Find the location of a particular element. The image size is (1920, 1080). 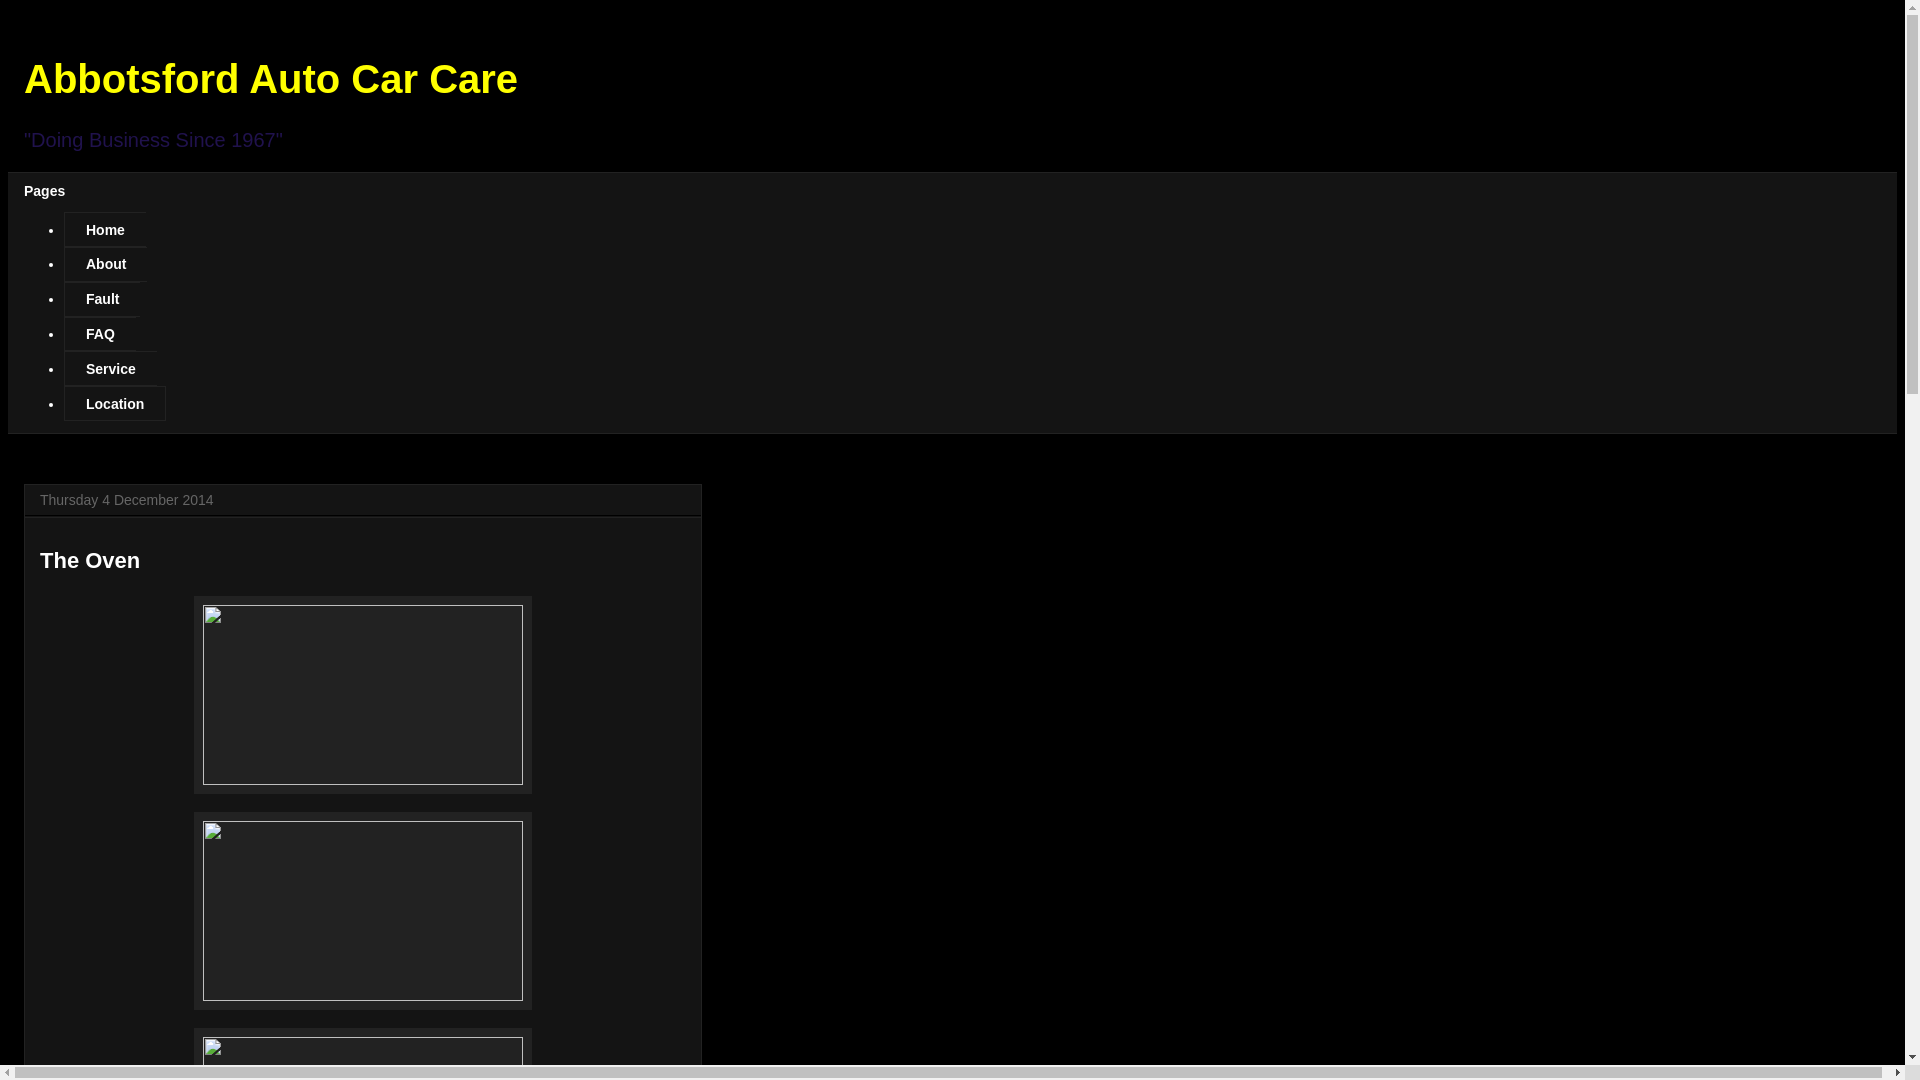

'Home' is located at coordinates (104, 228).